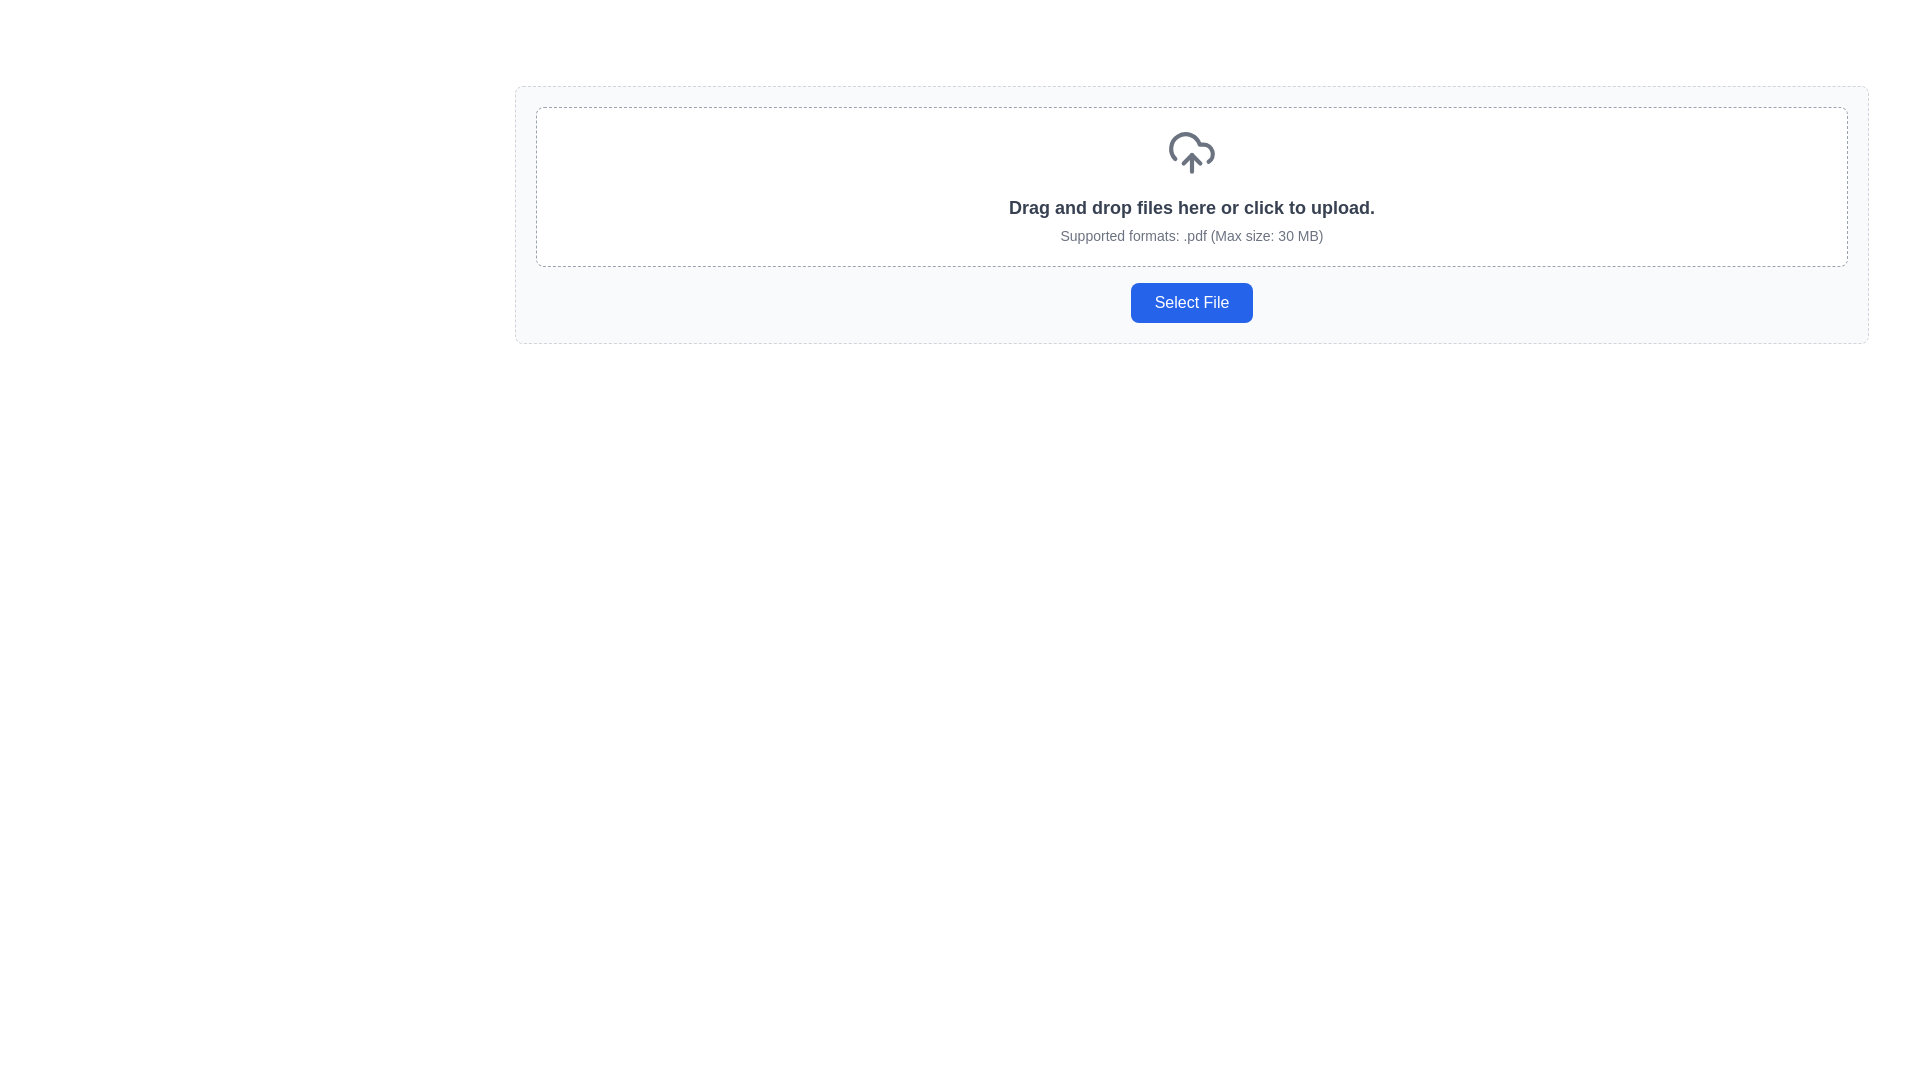  I want to click on text content of the text label that reads 'Drag and drop files here or click to upload.' which is styled with a large font size, center alignment, dark gray color, and bold weight, so click(1191, 208).